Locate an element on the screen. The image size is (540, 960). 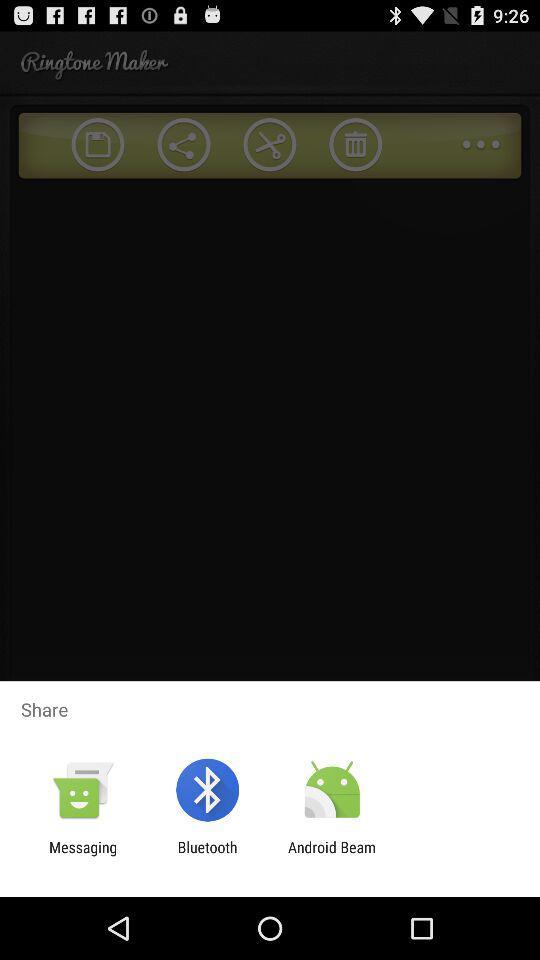
bluetooth icon is located at coordinates (206, 855).